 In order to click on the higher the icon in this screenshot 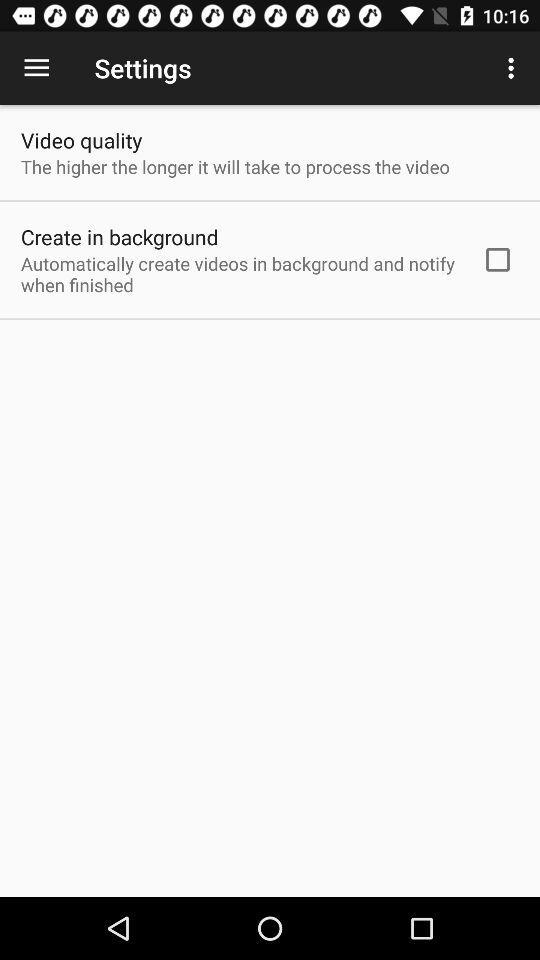, I will do `click(234, 165)`.